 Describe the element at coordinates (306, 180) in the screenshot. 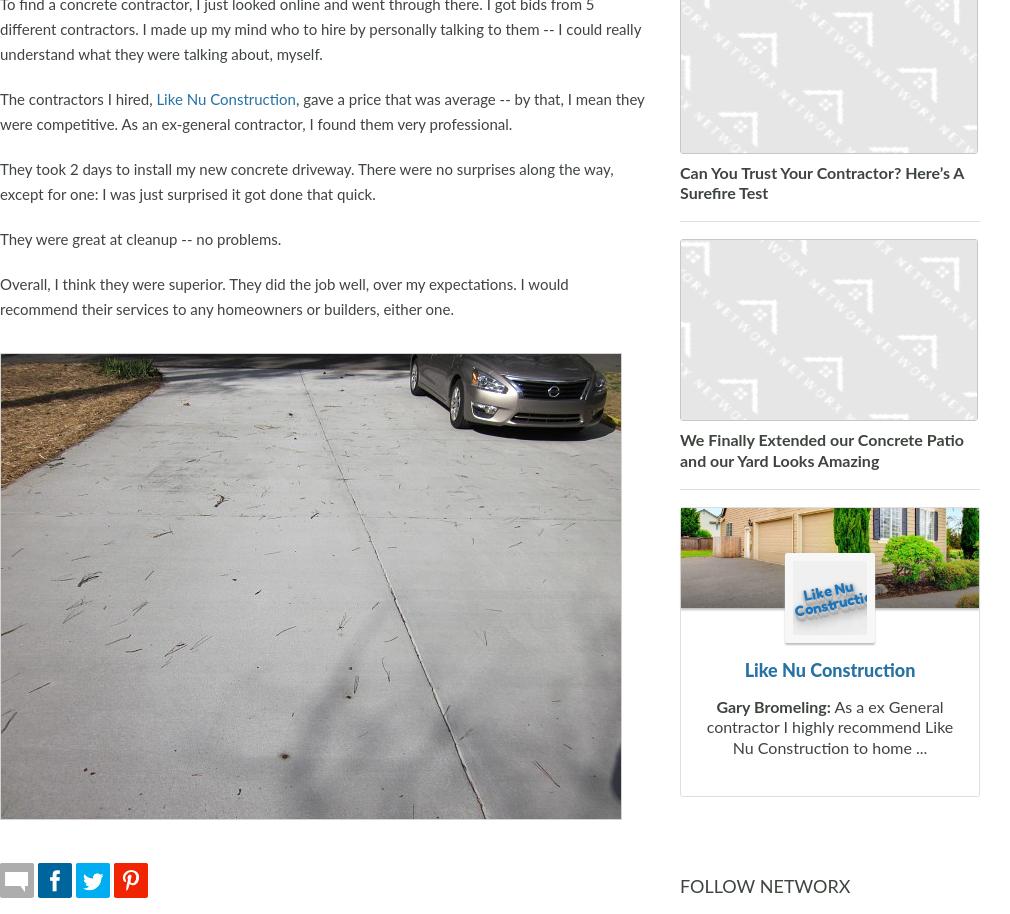

I see `'They took 2 days to install my new concrete driveway. There were no surprises along the way, except for one: I was just surprised it got done that quick.'` at that location.